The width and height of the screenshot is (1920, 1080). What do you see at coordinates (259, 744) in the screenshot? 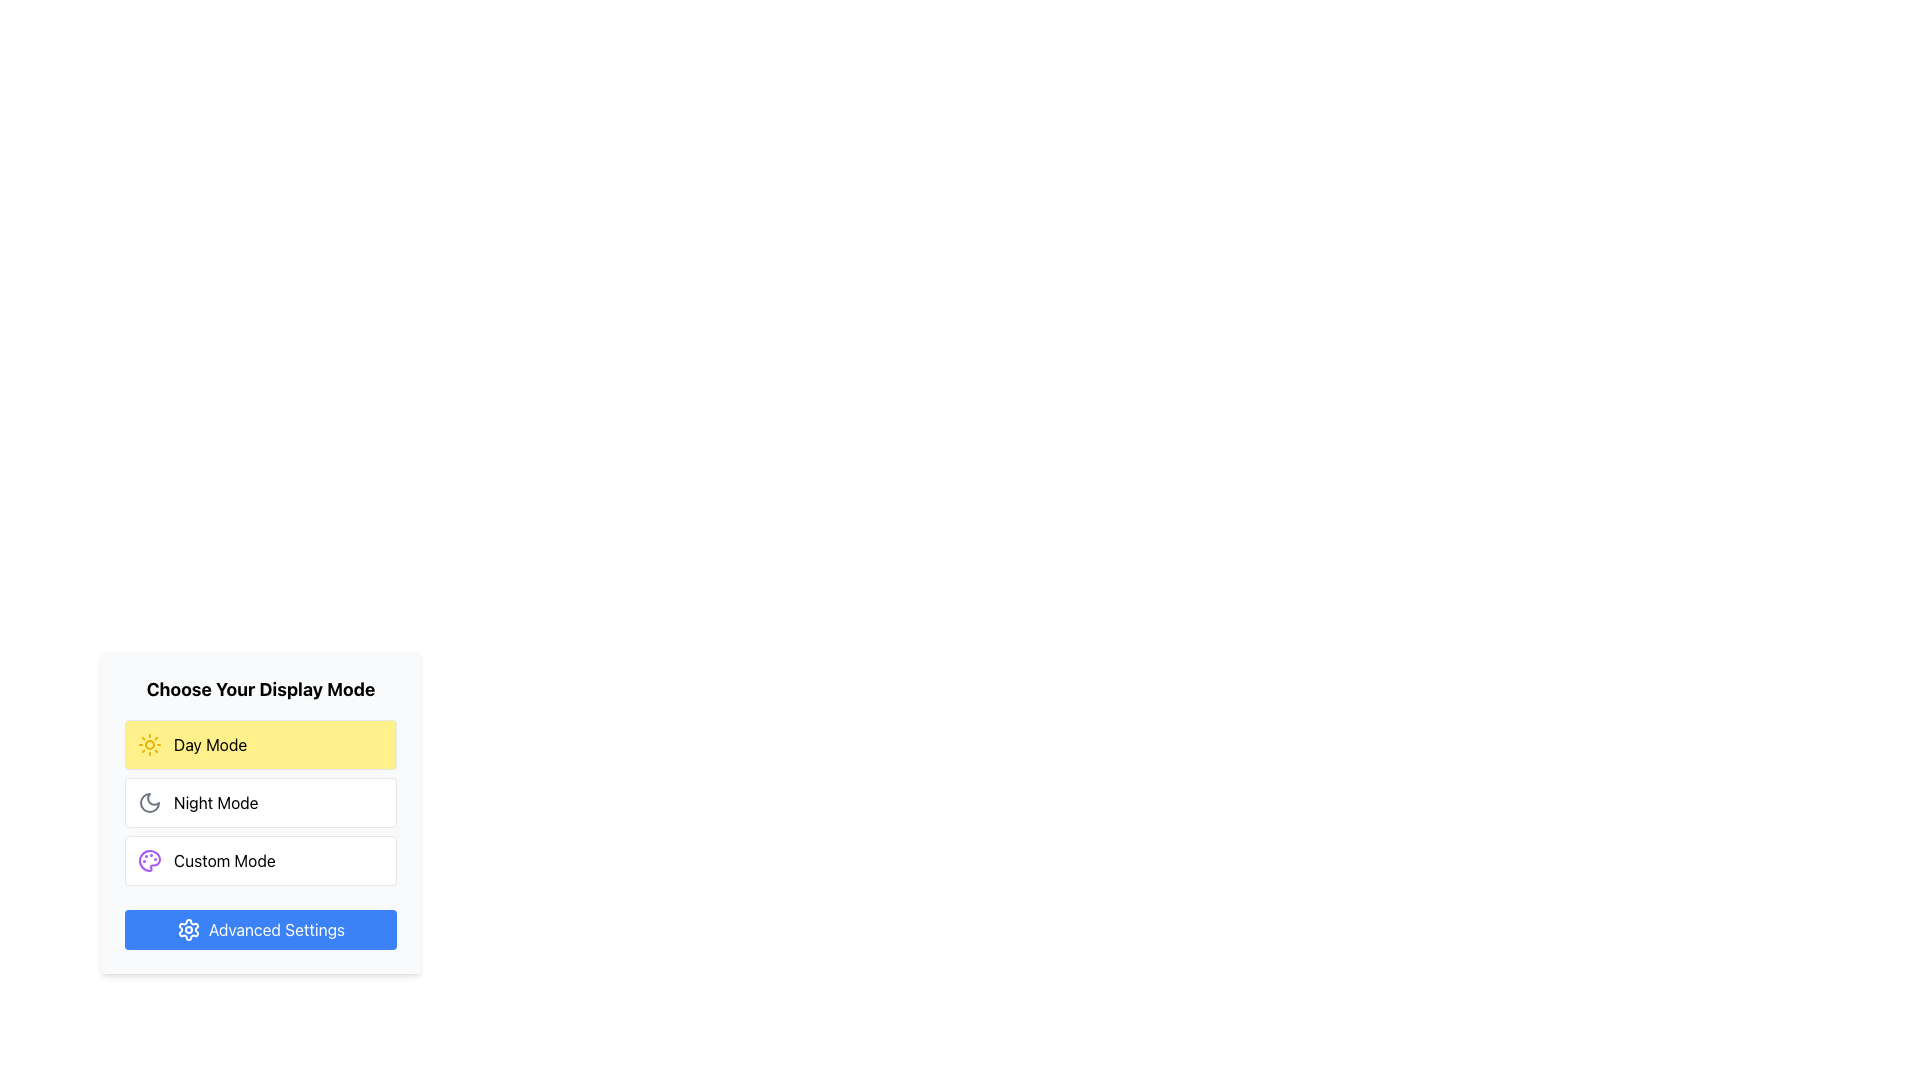
I see `the 'Day Mode' button in the 'Choose Your Display Mode' selection box` at bounding box center [259, 744].